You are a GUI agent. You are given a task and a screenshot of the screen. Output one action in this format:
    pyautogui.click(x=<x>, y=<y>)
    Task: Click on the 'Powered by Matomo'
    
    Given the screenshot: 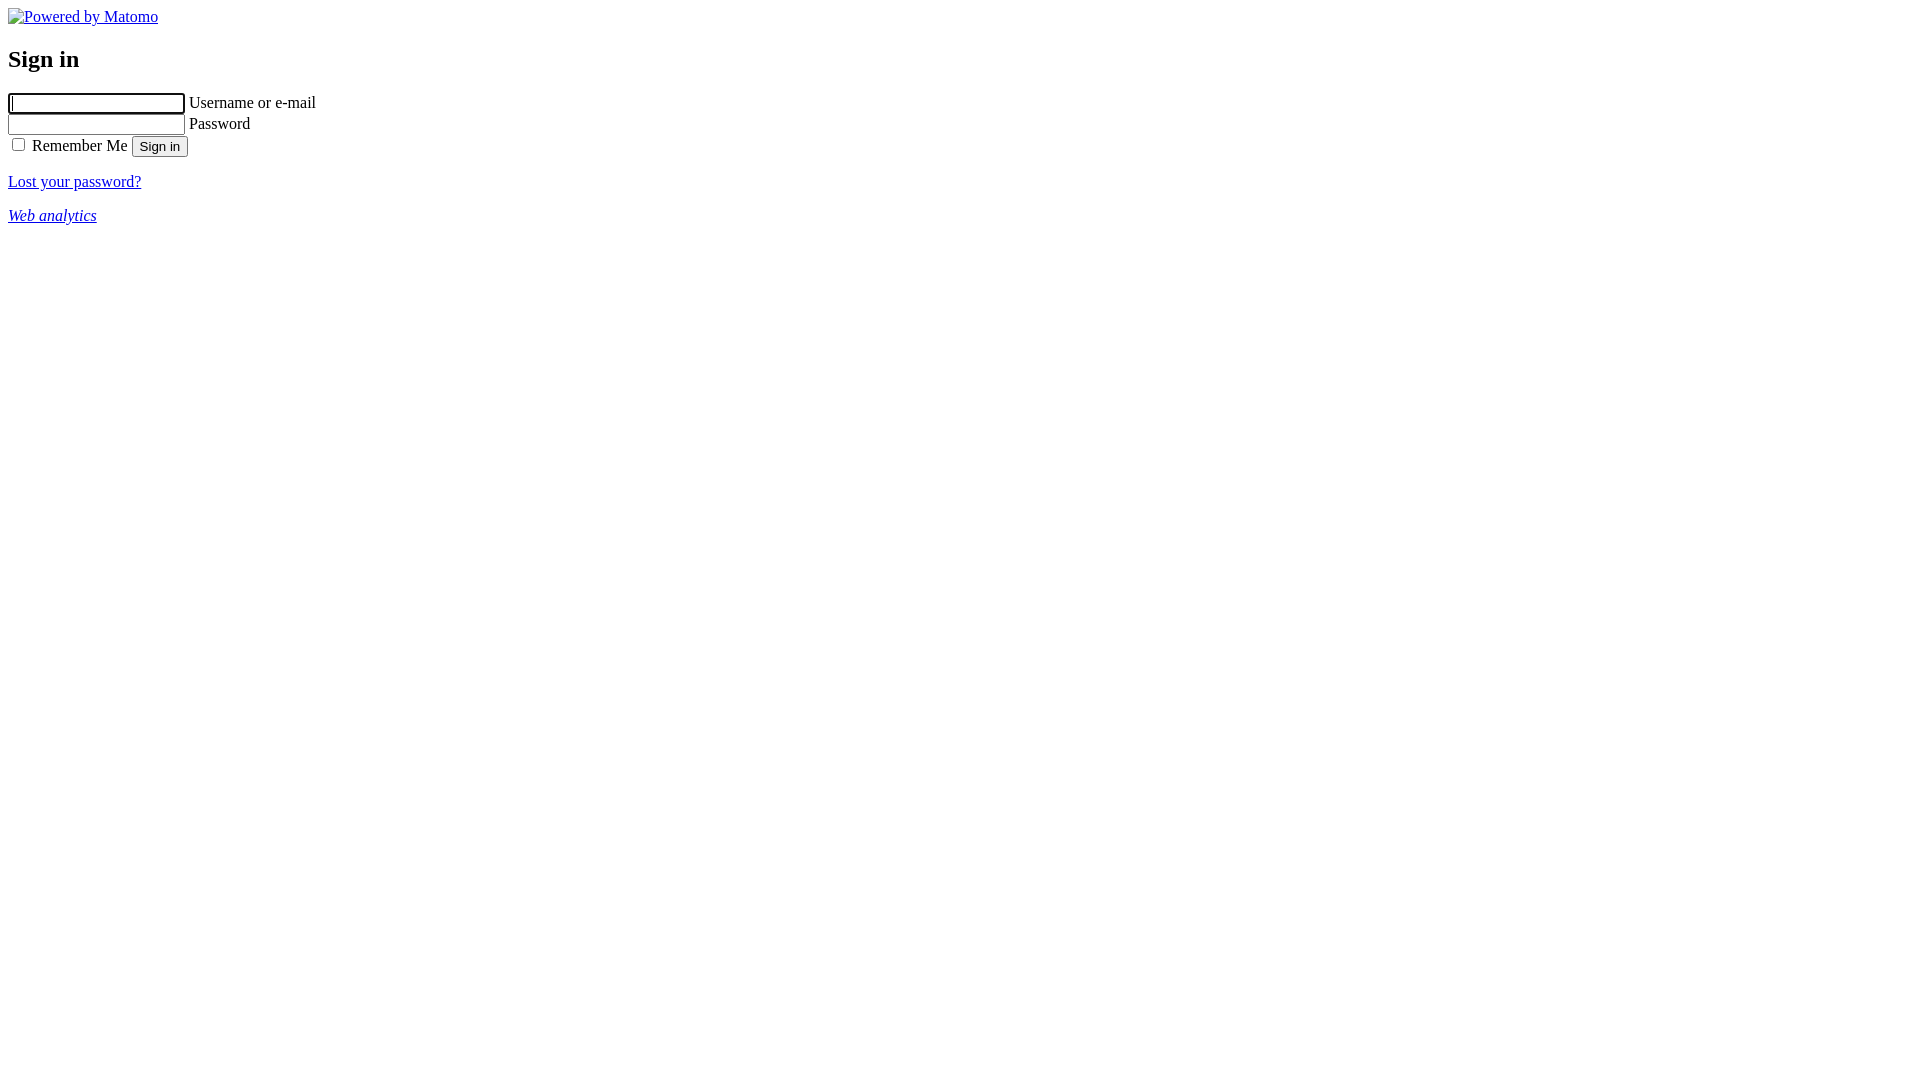 What is the action you would take?
    pyautogui.click(x=8, y=16)
    